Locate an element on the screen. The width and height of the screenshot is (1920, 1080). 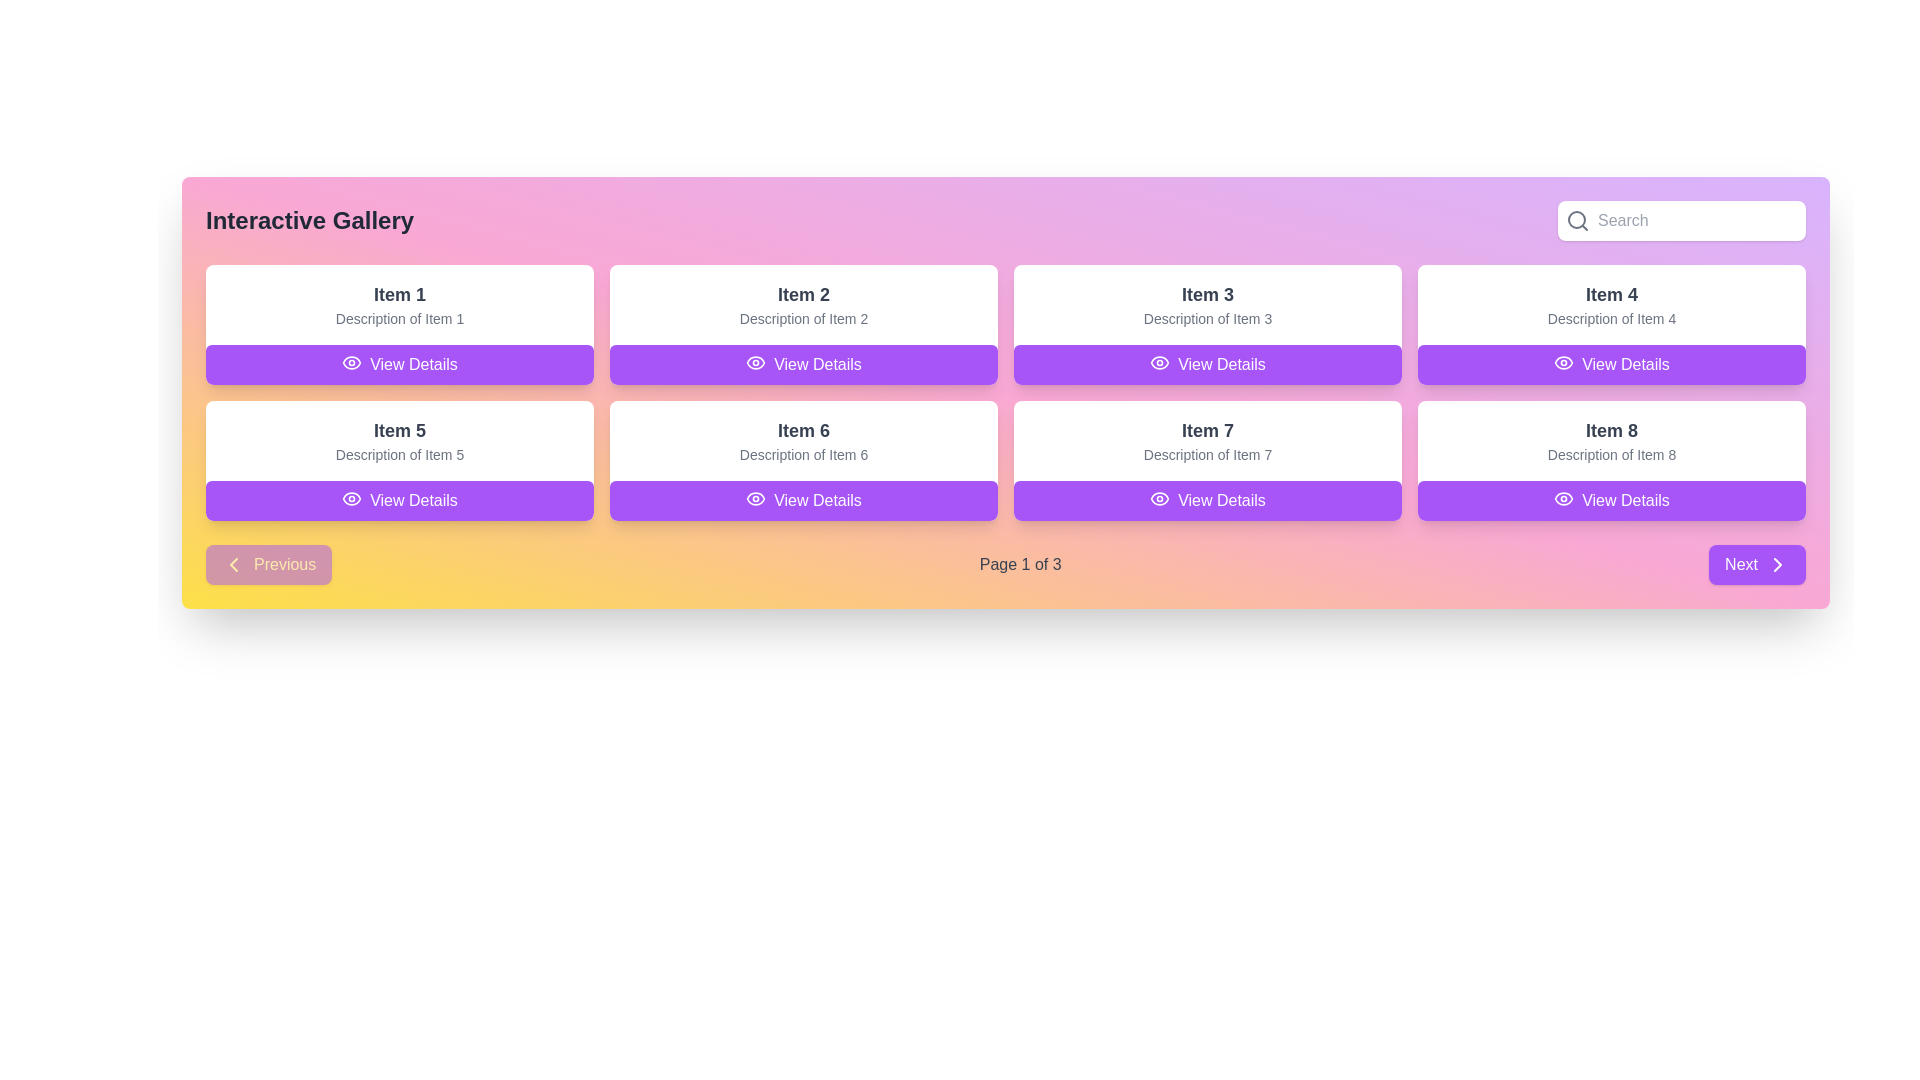
details associated with the eye-shaped icon located on the left side of the 'View Details' button for 'Item 5' is located at coordinates (351, 497).